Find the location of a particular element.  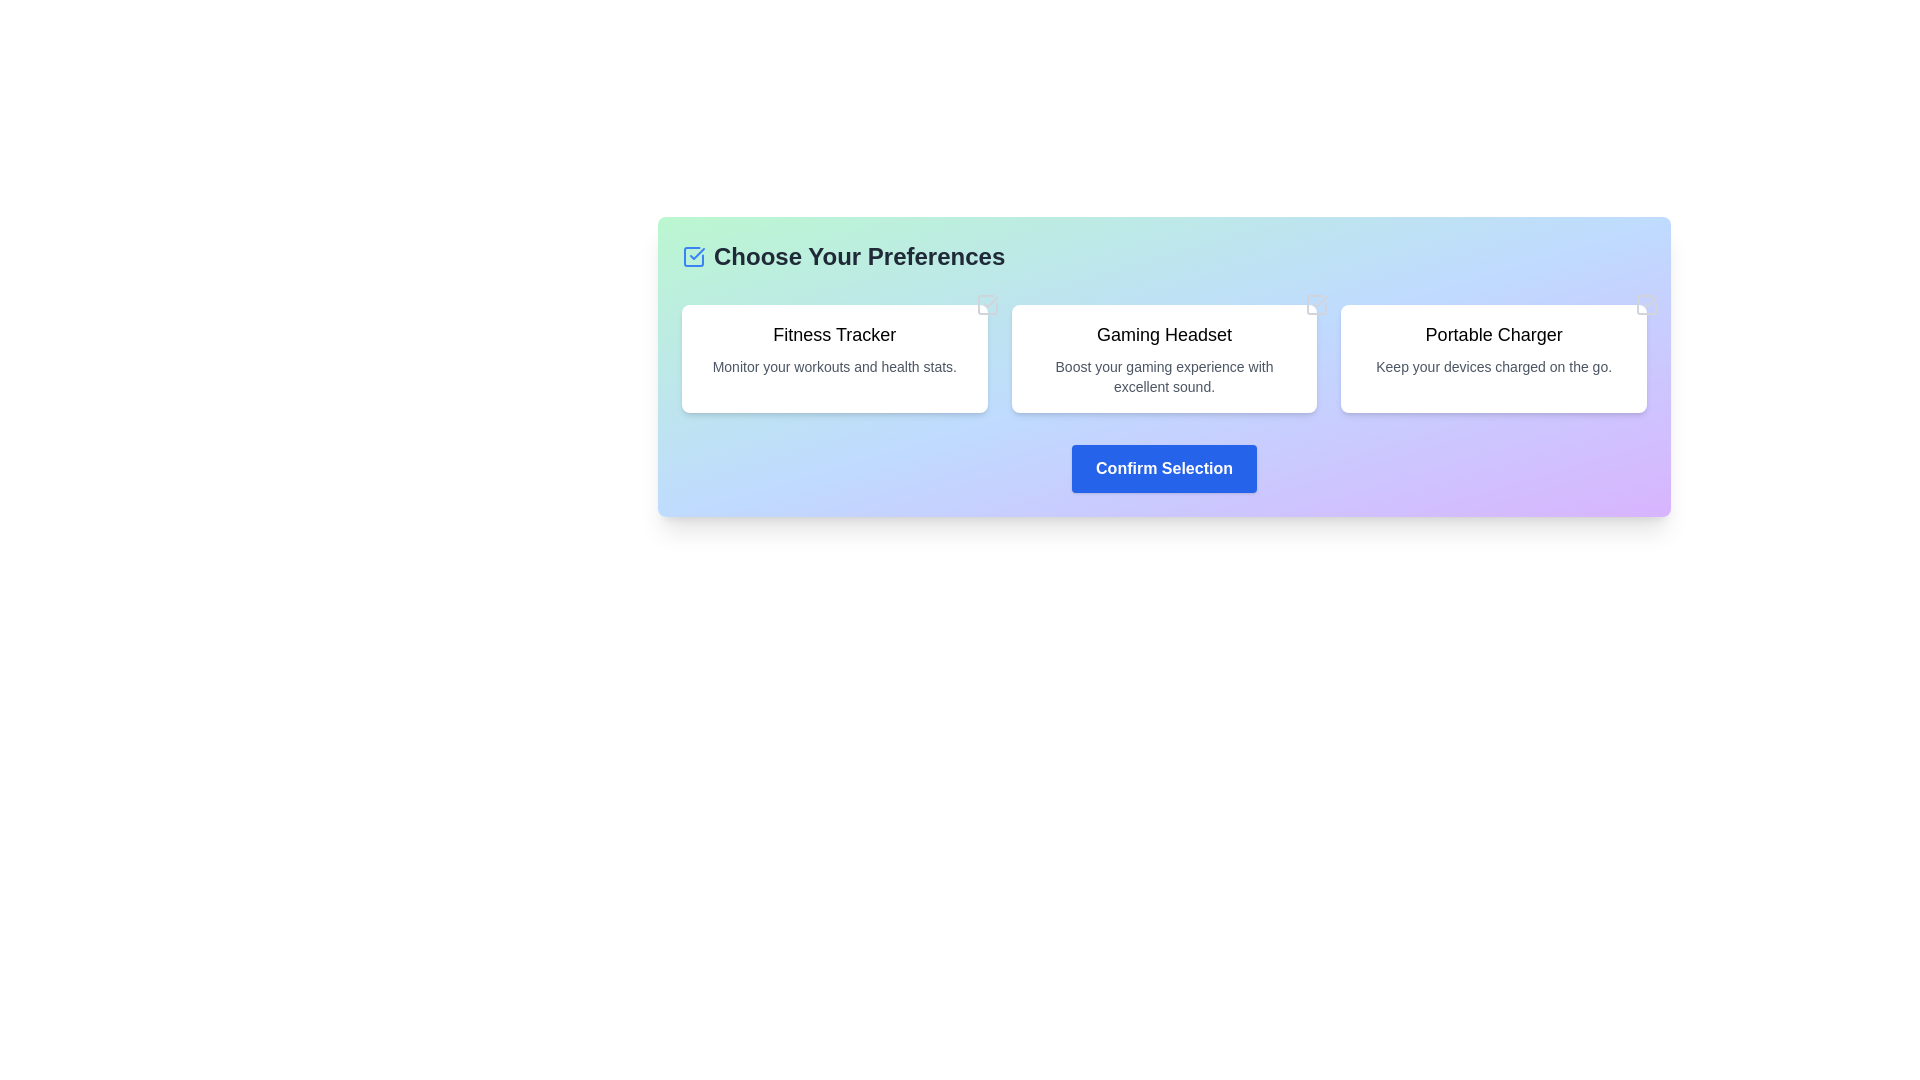

to select the second selectable card related to gaming accessories, positioned between the 'Fitness Tracker' and 'Portable Charger' cards in a grid layout is located at coordinates (1164, 357).